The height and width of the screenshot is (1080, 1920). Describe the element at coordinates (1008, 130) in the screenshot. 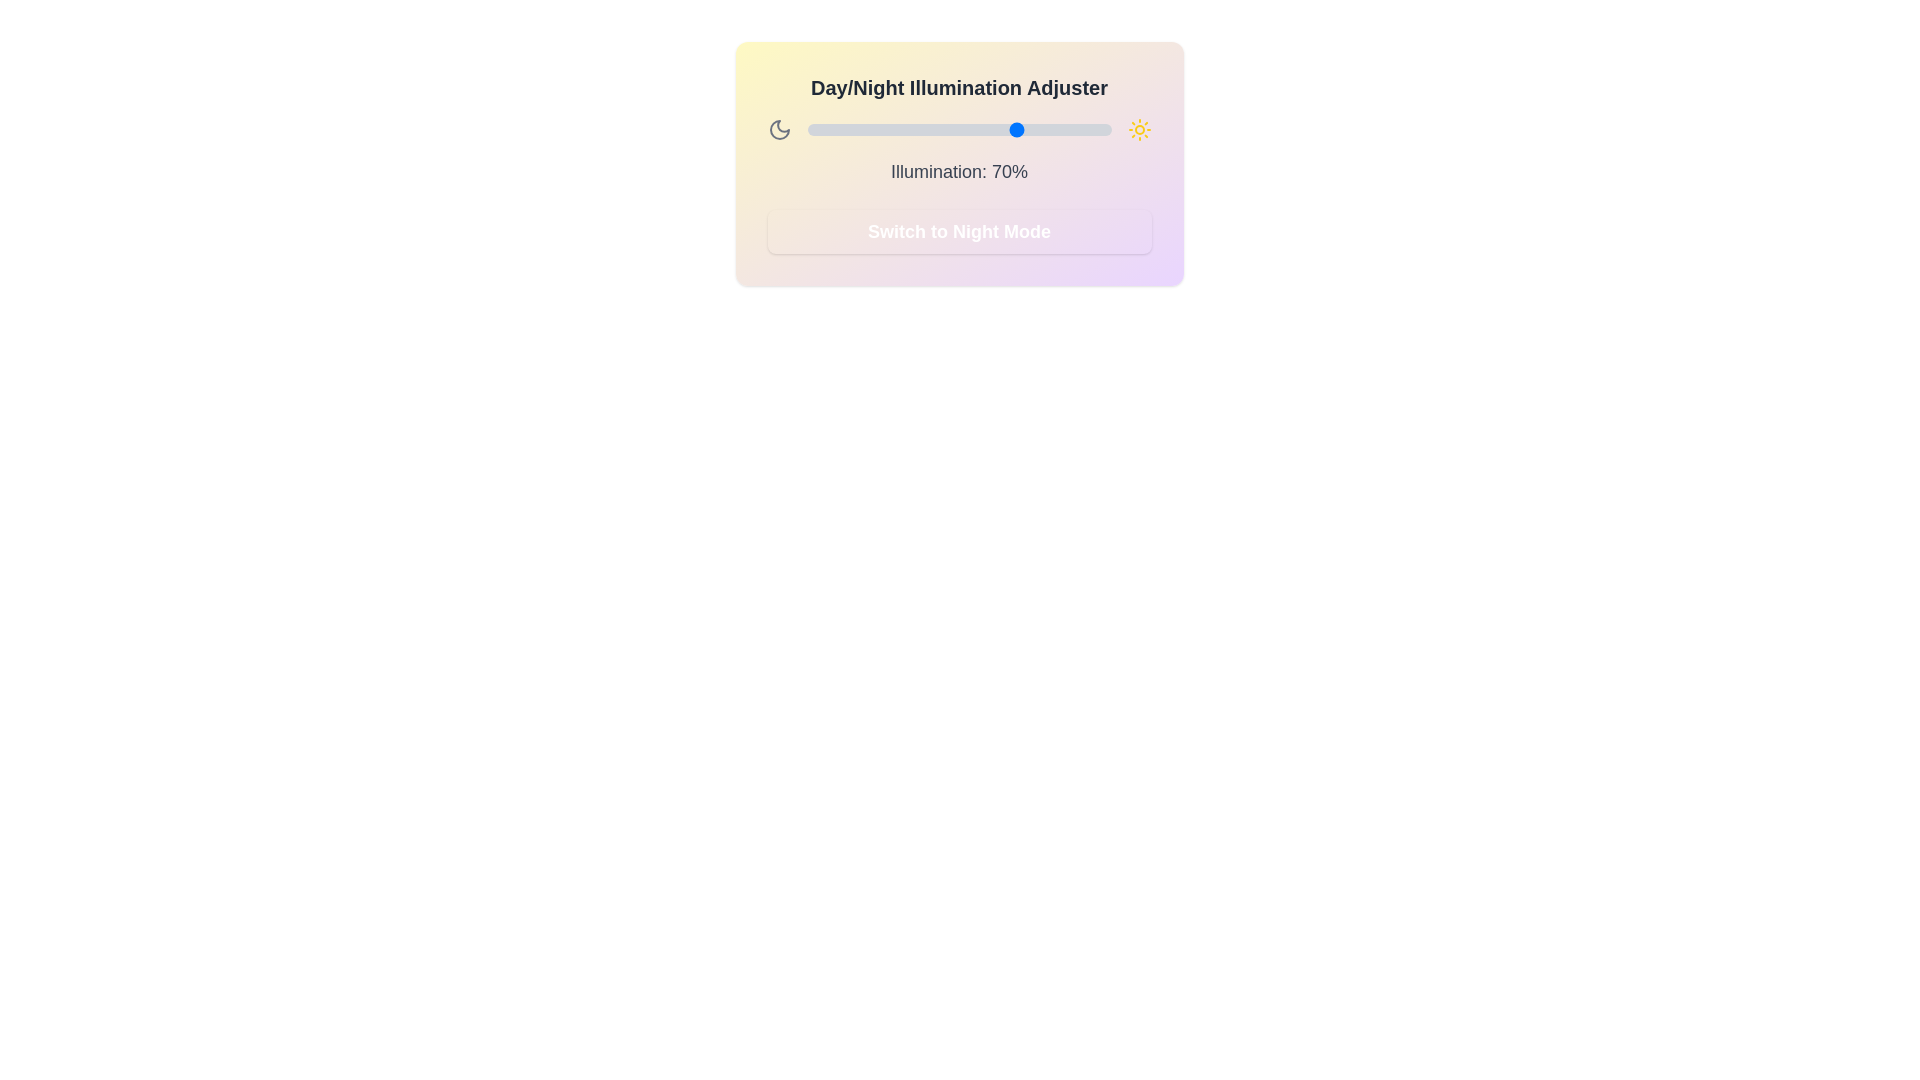

I see `the illumination level to 66% by dragging the slider` at that location.